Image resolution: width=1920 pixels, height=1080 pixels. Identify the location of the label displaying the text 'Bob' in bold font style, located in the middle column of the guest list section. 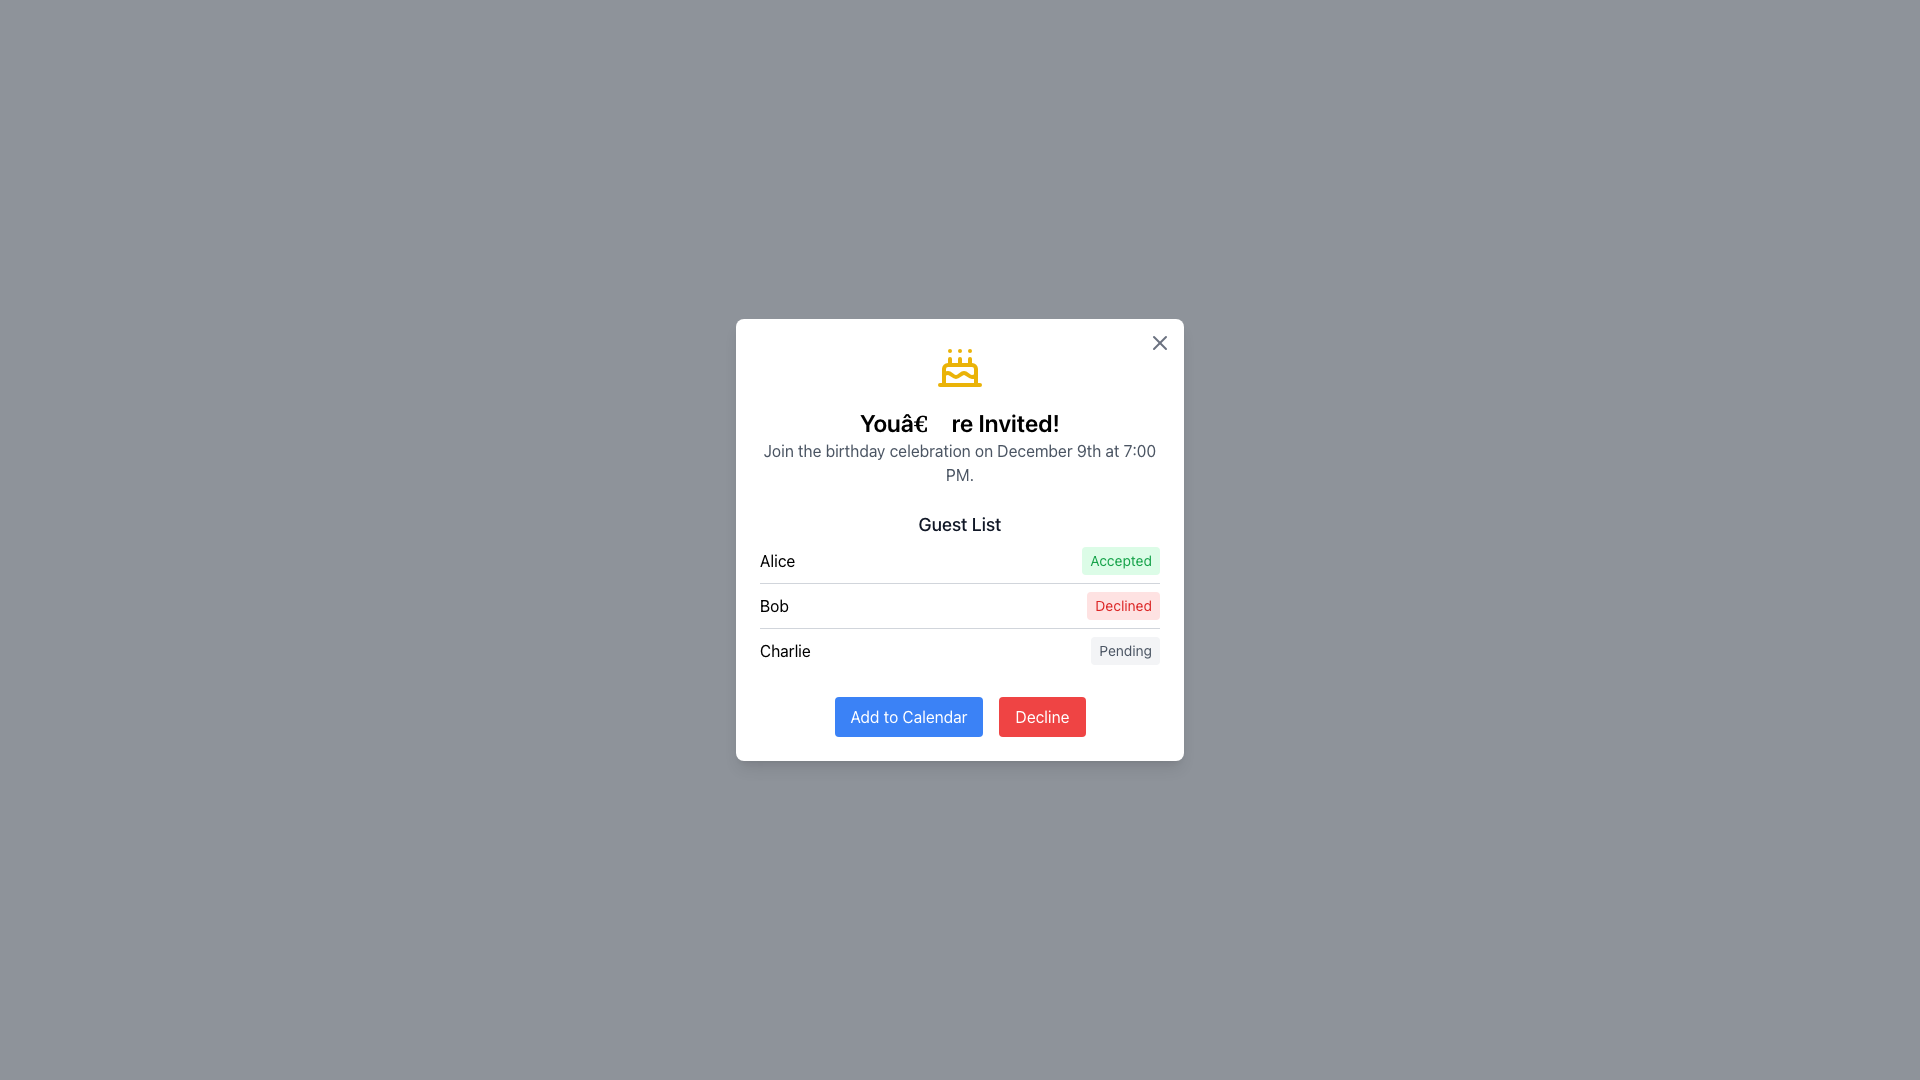
(773, 604).